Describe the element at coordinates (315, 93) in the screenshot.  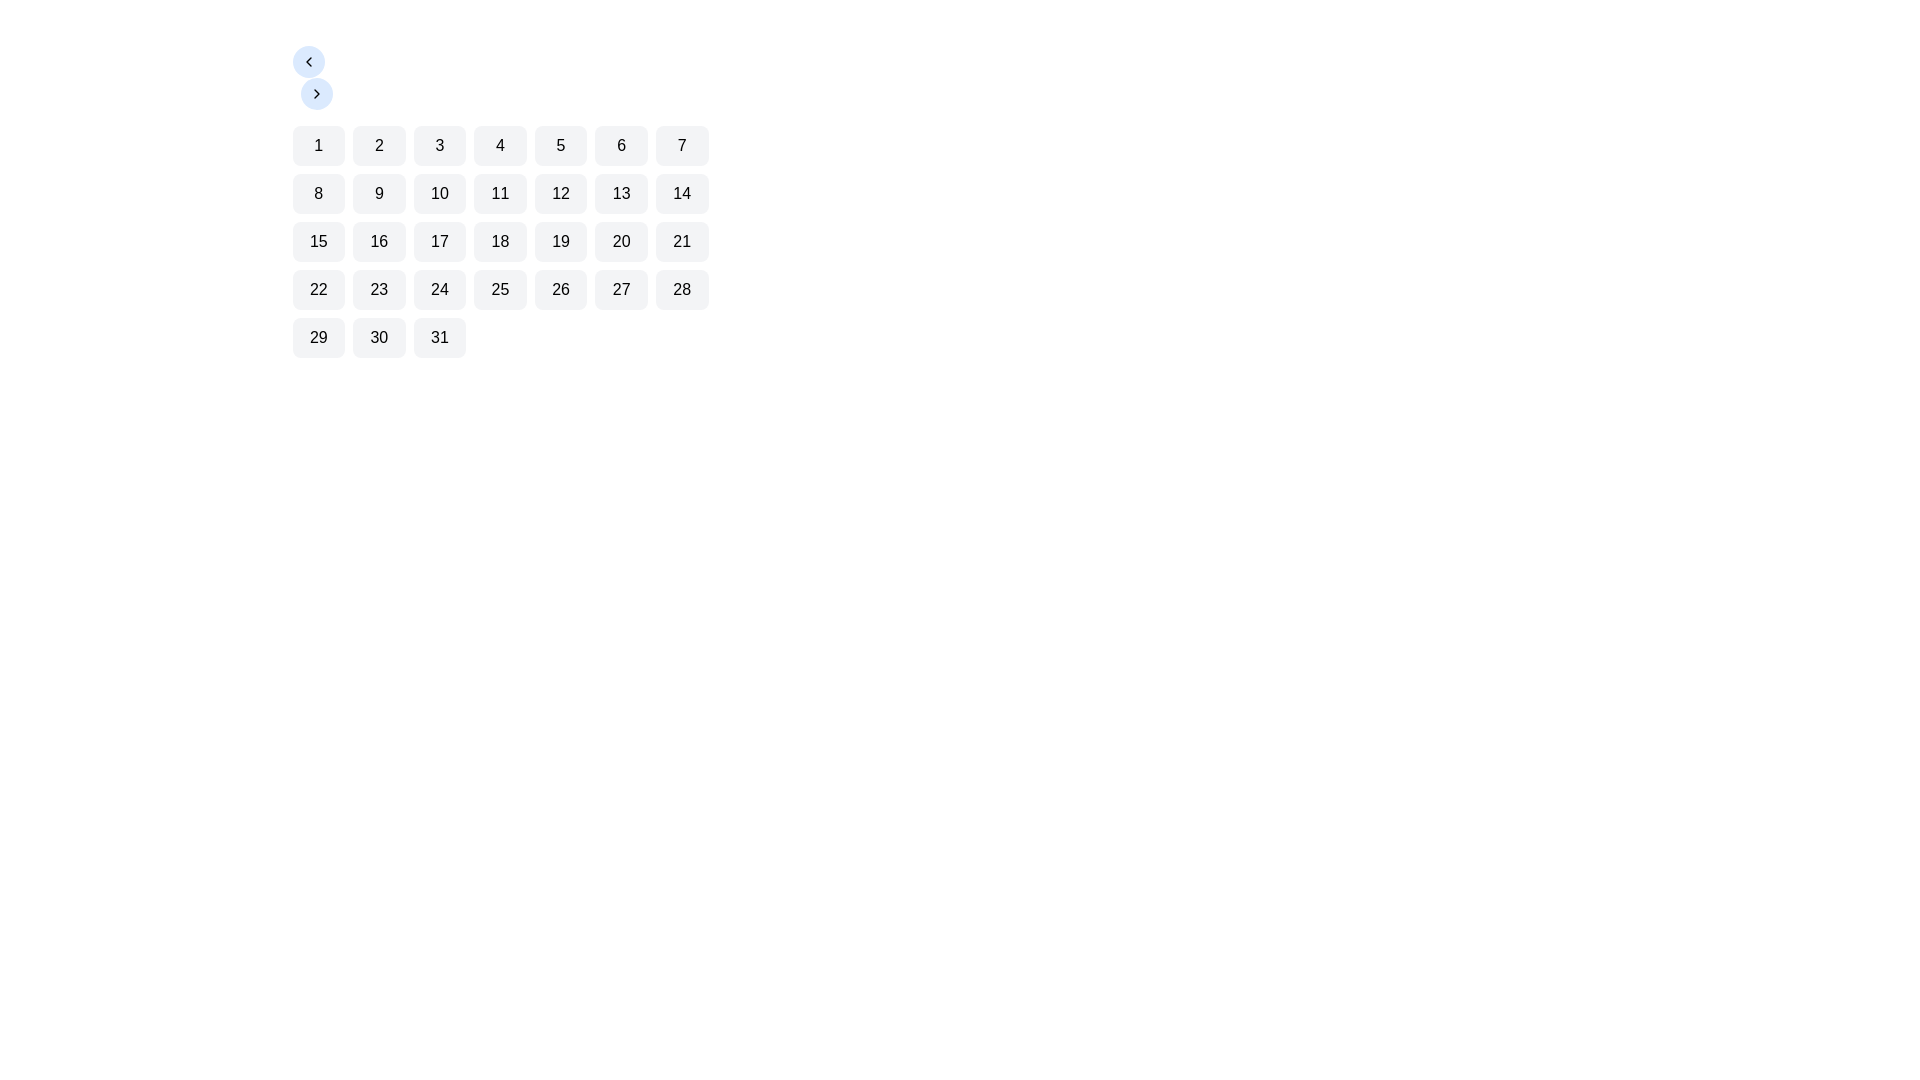
I see `the rightward-pointing chevron icon within the circular button with a light blue background` at that location.